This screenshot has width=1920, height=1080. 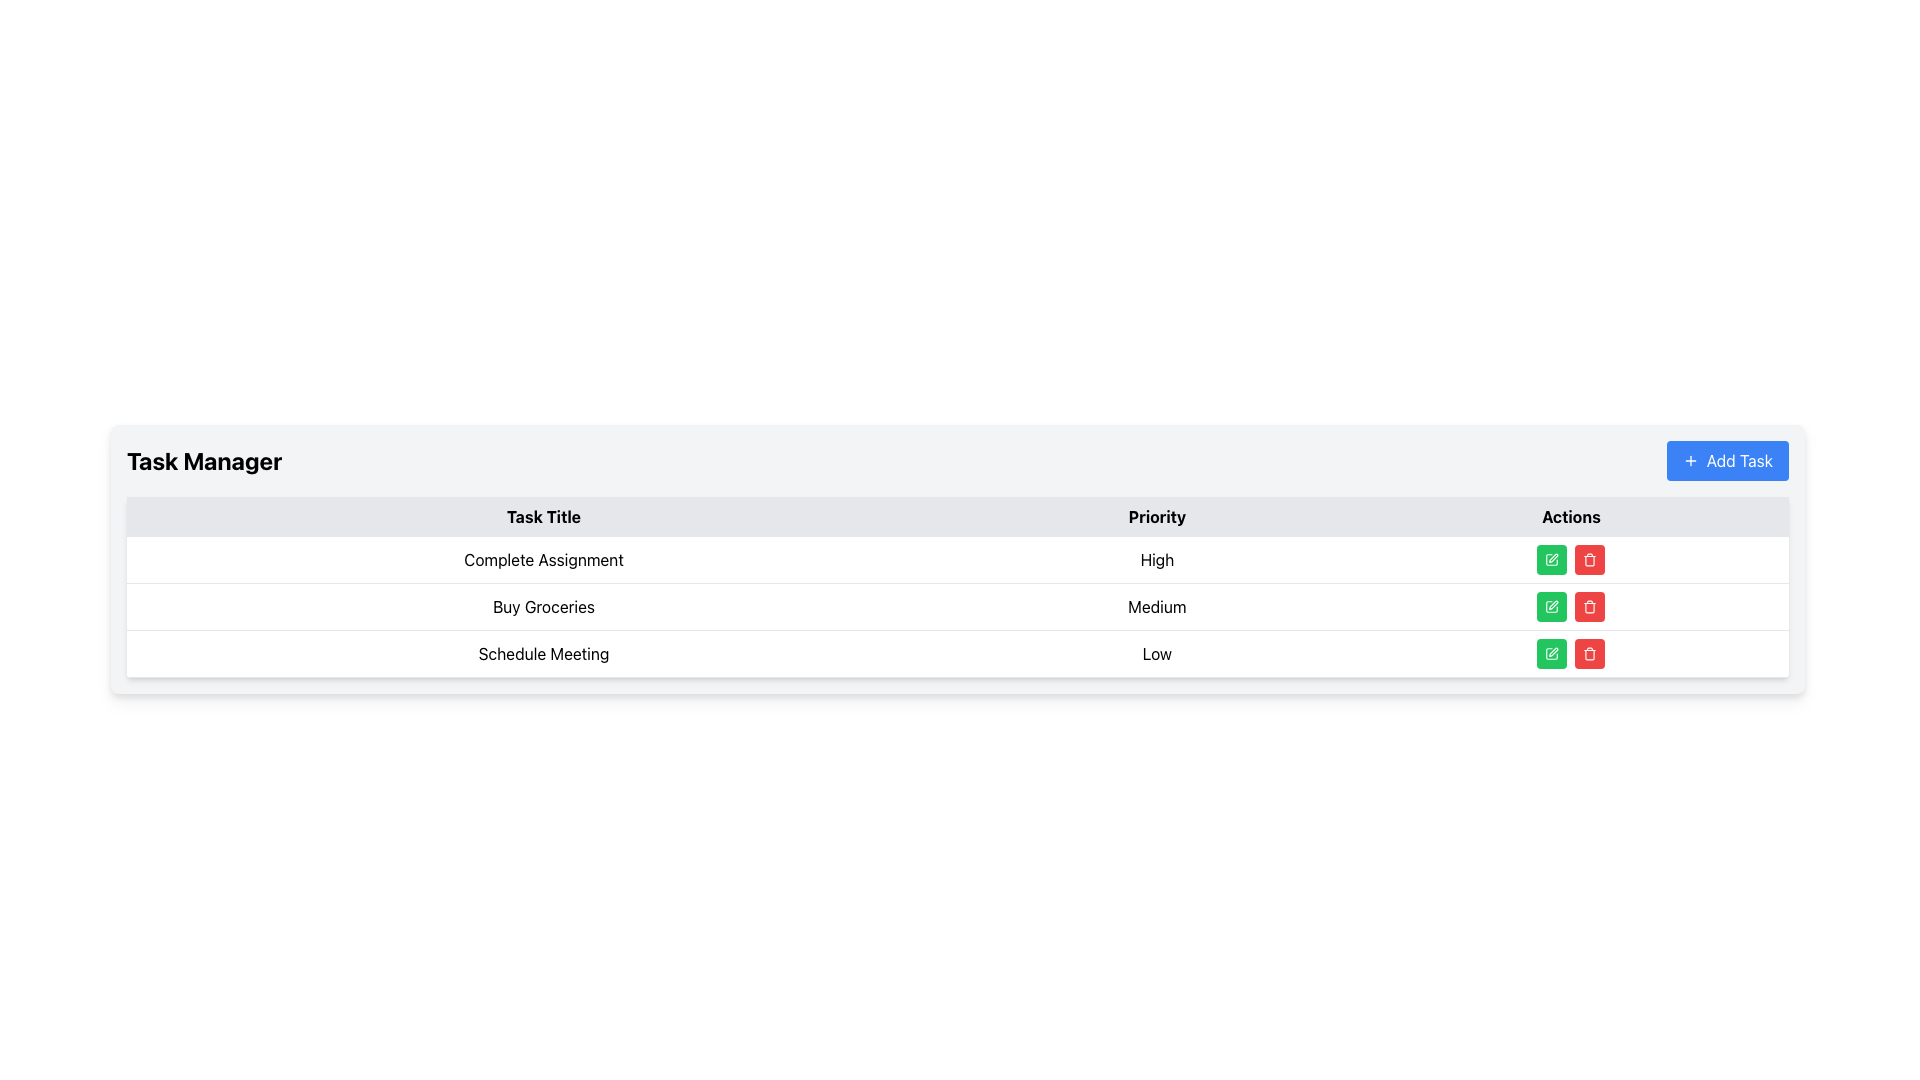 What do you see at coordinates (1589, 605) in the screenshot?
I see `the red rectangular button with rounded corners featuring a white trash can icon located at the right side of the 'Actions' column in the third row of the table interface` at bounding box center [1589, 605].